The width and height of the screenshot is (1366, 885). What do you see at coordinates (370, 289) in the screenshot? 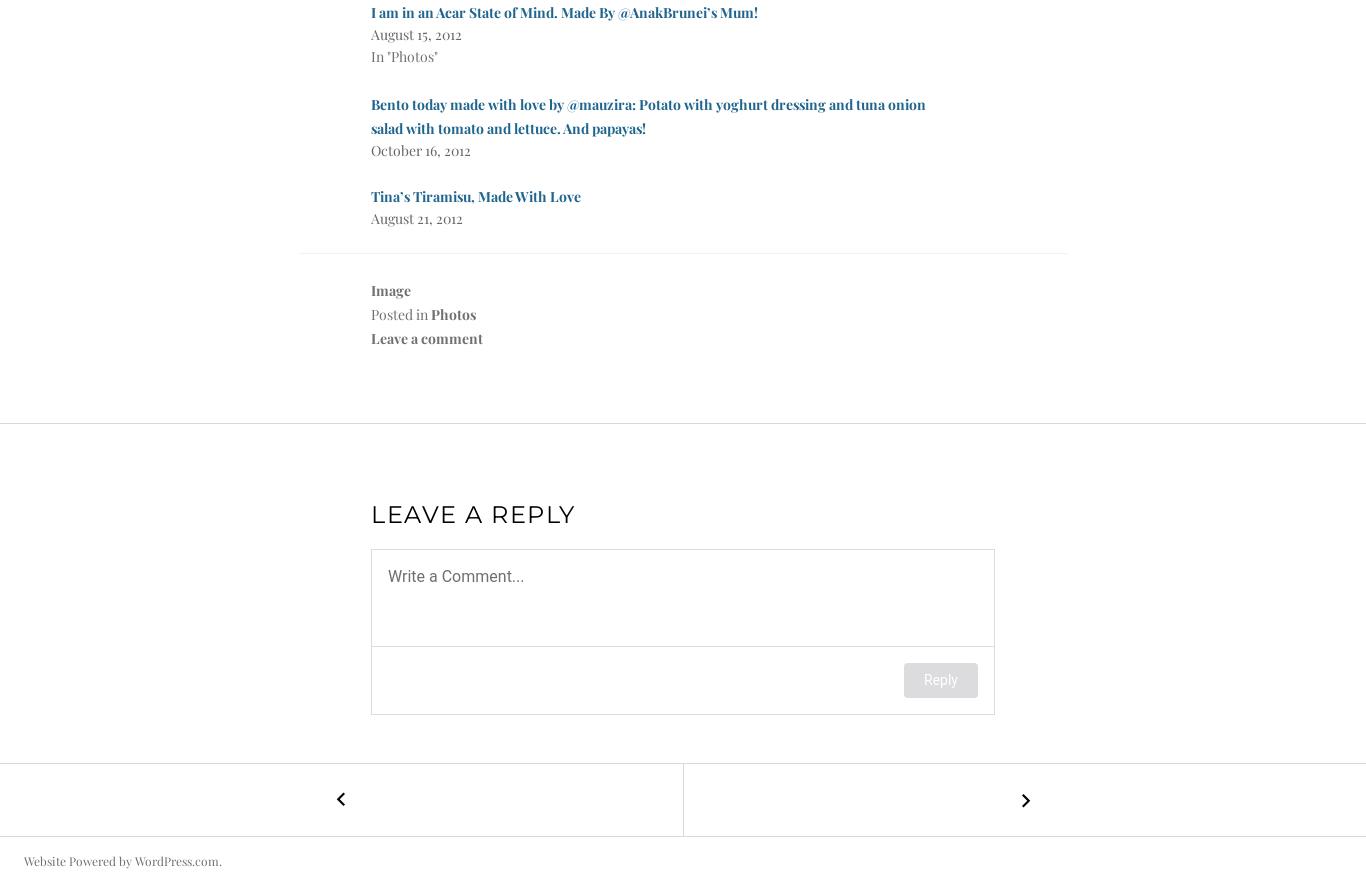
I see `'Image'` at bounding box center [370, 289].